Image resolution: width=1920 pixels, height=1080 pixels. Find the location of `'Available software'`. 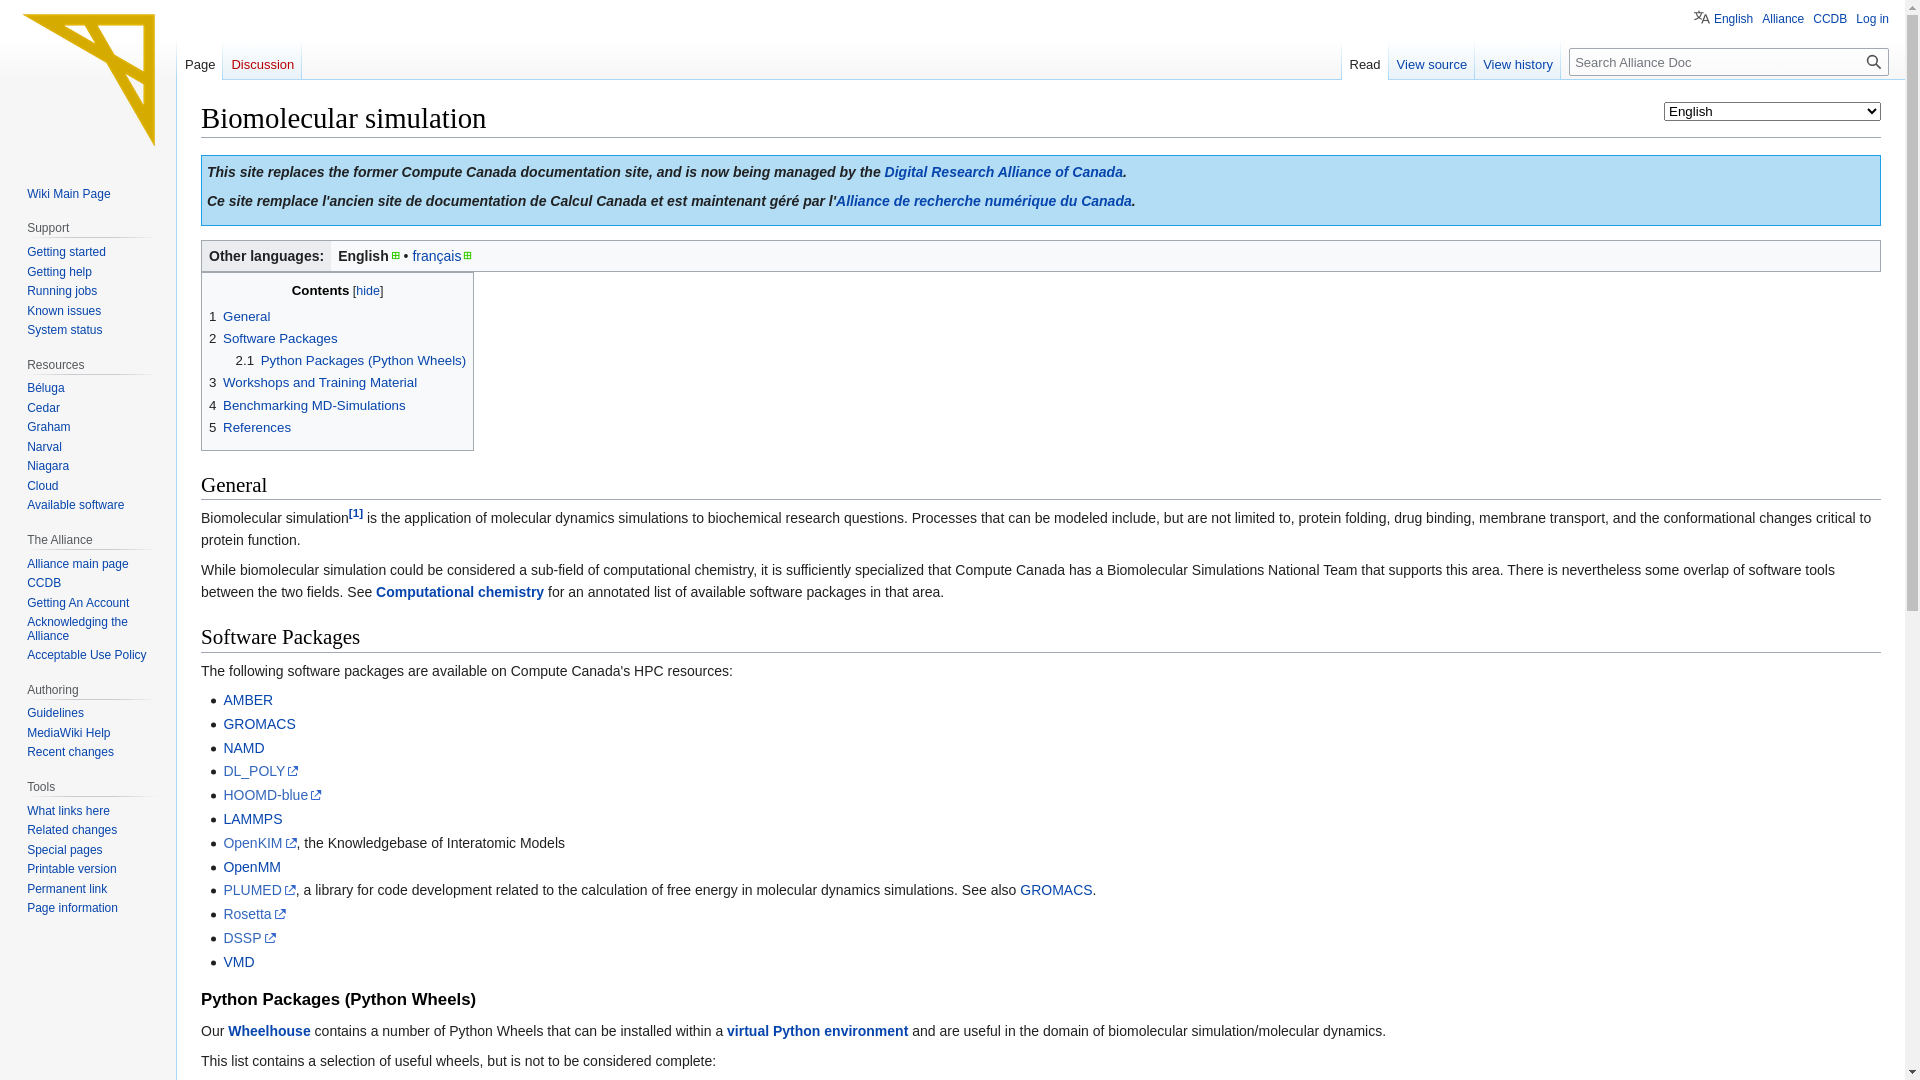

'Available software' is located at coordinates (75, 504).